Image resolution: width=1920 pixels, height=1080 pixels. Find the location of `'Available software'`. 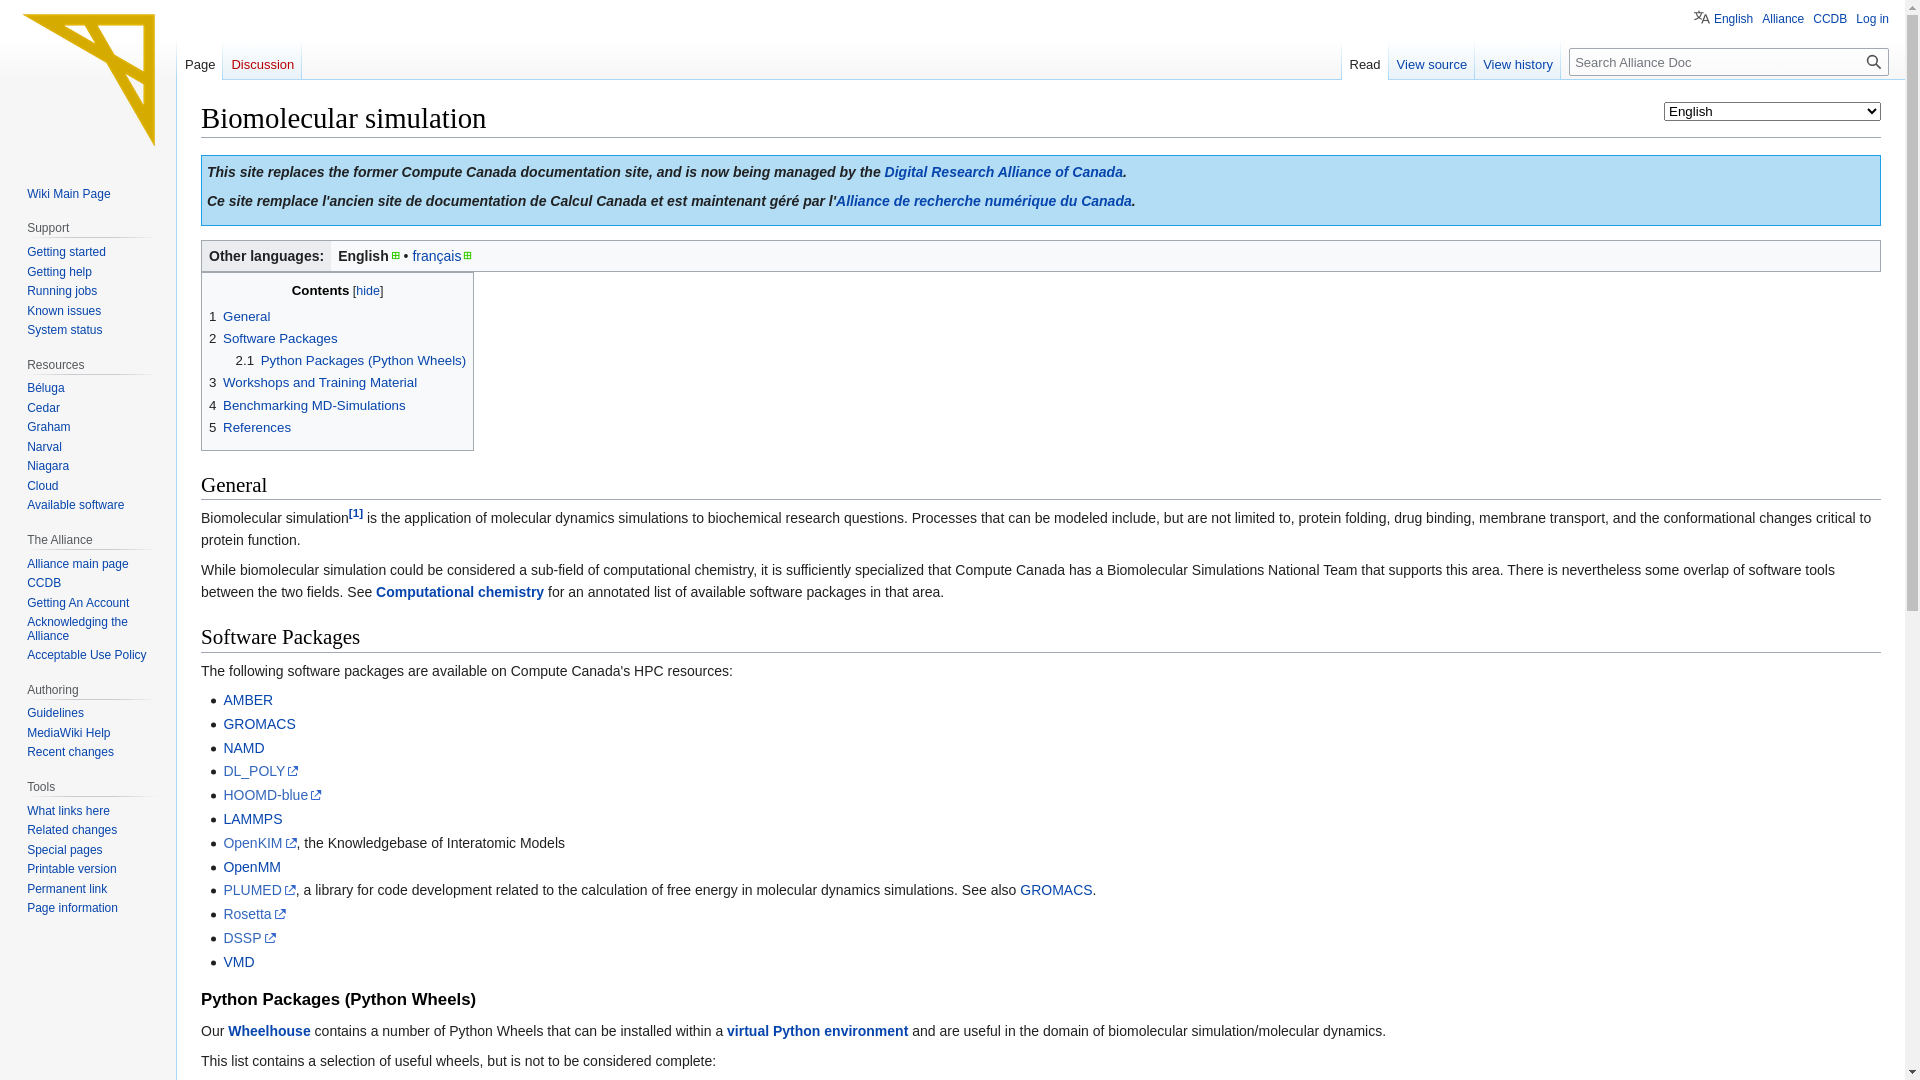

'Available software' is located at coordinates (75, 504).